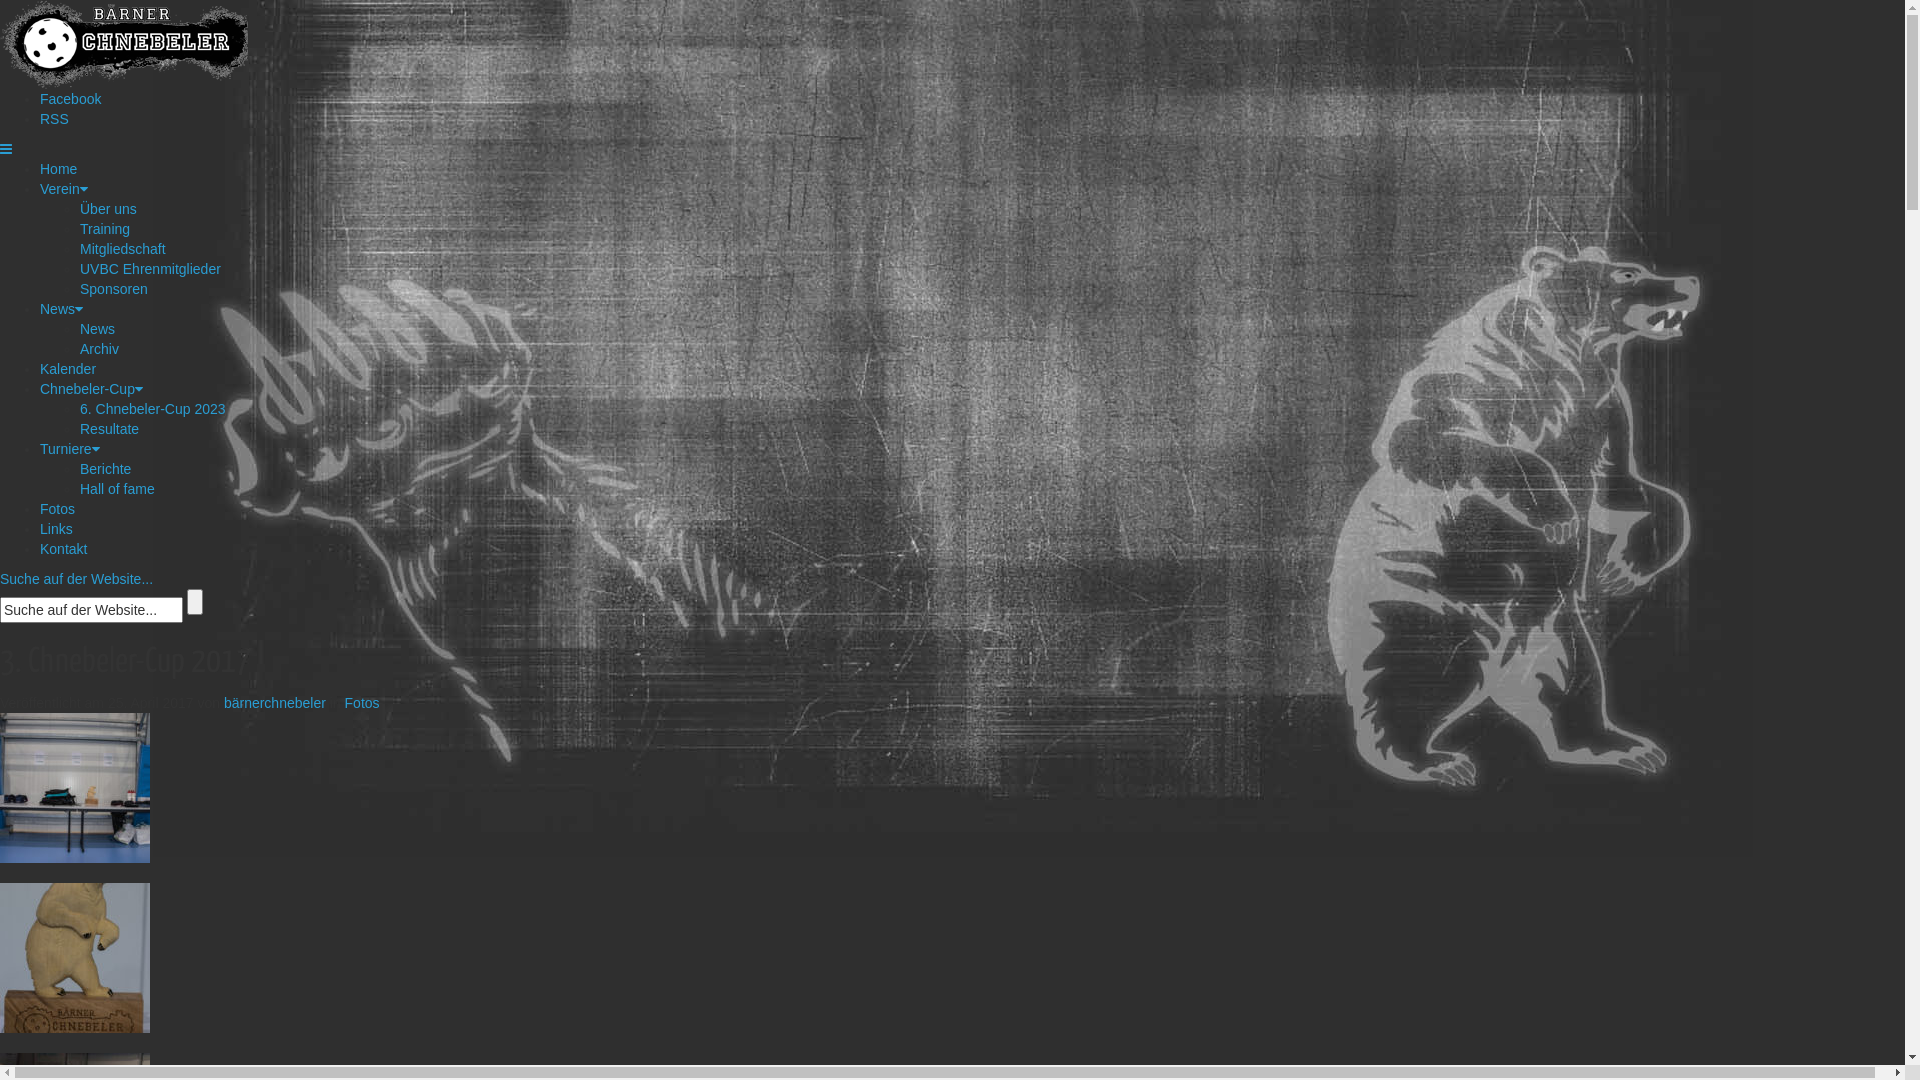  Describe the element at coordinates (90, 389) in the screenshot. I see `'Chnebeler-Cup'` at that location.